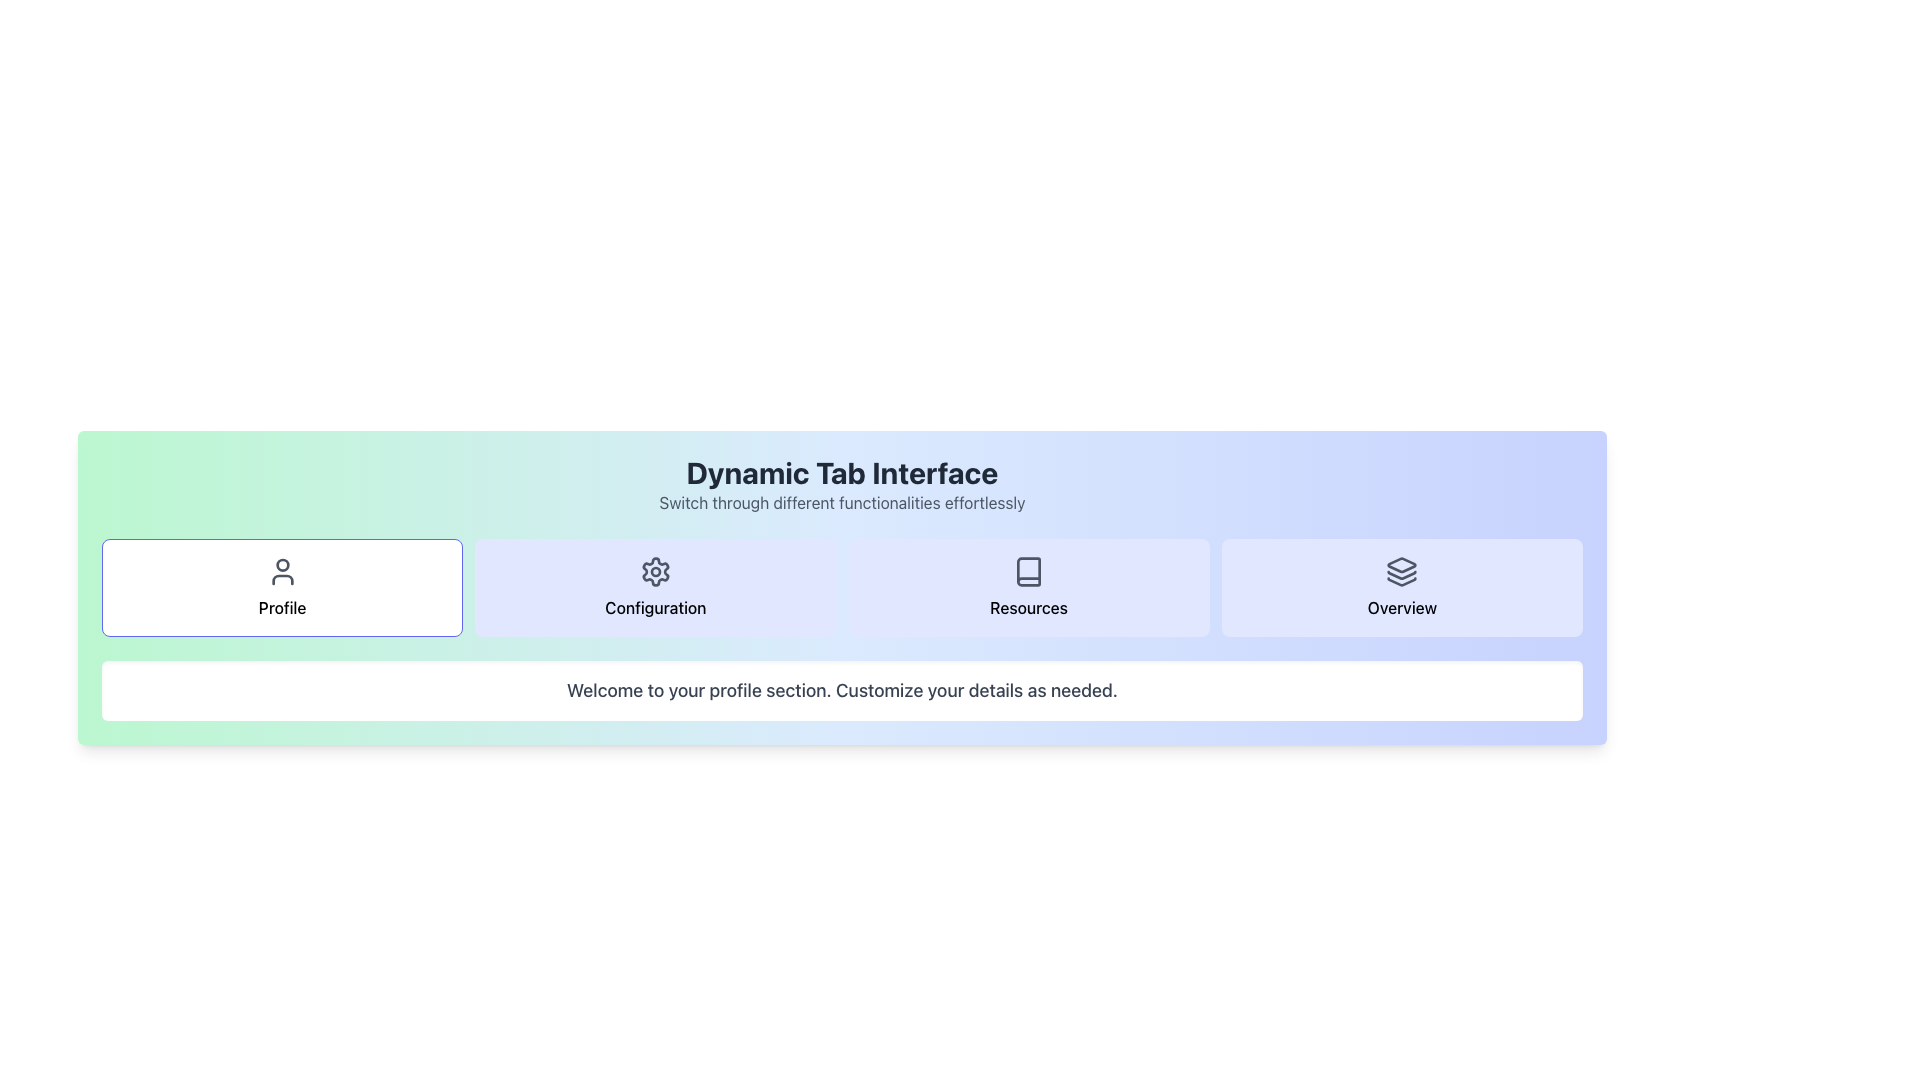 Image resolution: width=1920 pixels, height=1080 pixels. What do you see at coordinates (1401, 571) in the screenshot?
I see `the 'Overview' icon located at the rightmost button in the horizontal row at the bottom of the interface` at bounding box center [1401, 571].